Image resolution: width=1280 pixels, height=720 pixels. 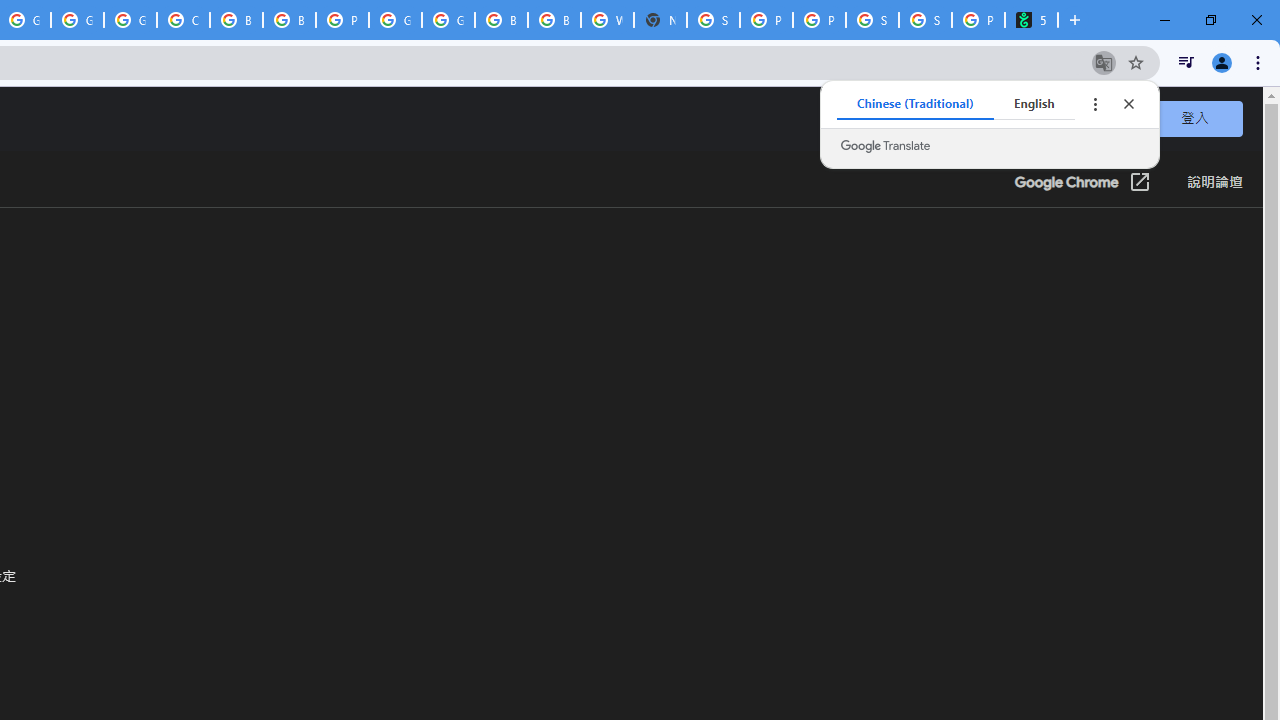 What do you see at coordinates (1094, 104) in the screenshot?
I see `'Translate options'` at bounding box center [1094, 104].